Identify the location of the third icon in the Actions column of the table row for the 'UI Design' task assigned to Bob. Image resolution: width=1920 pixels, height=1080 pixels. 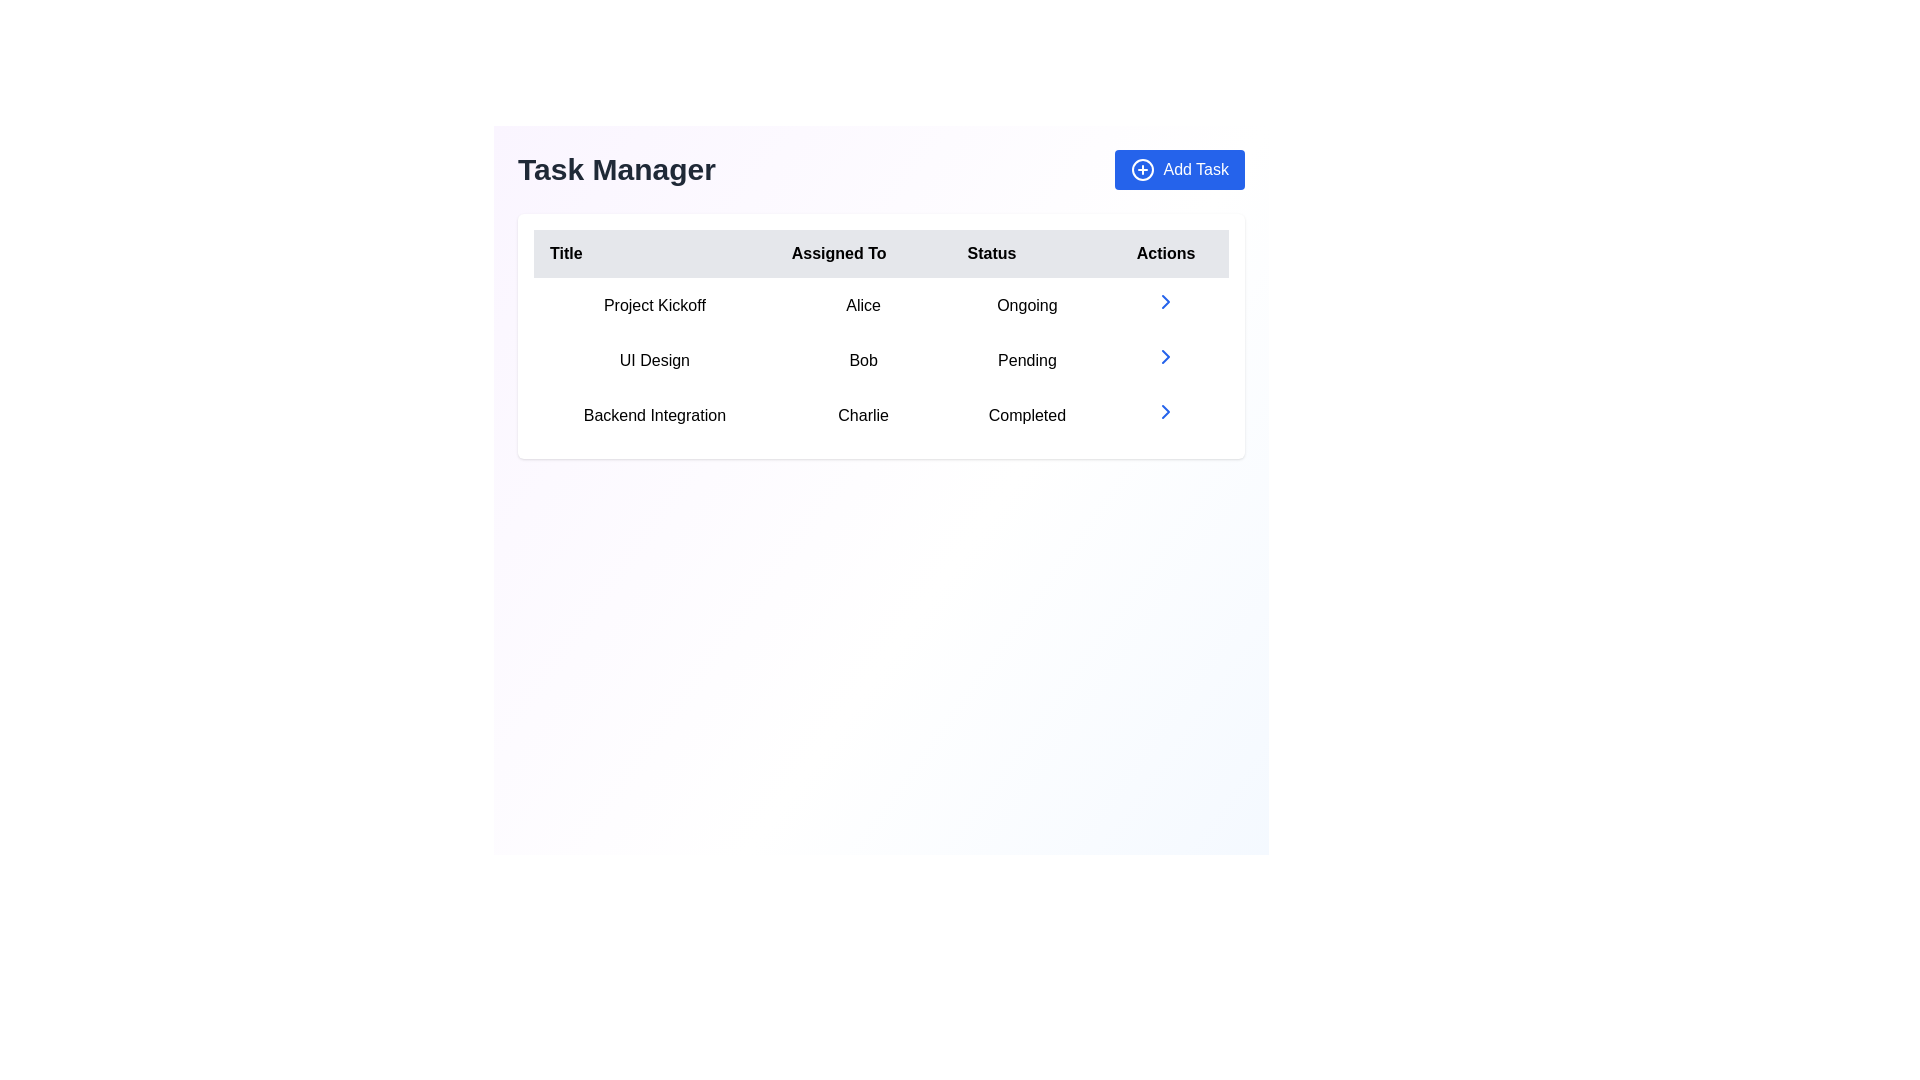
(1166, 356).